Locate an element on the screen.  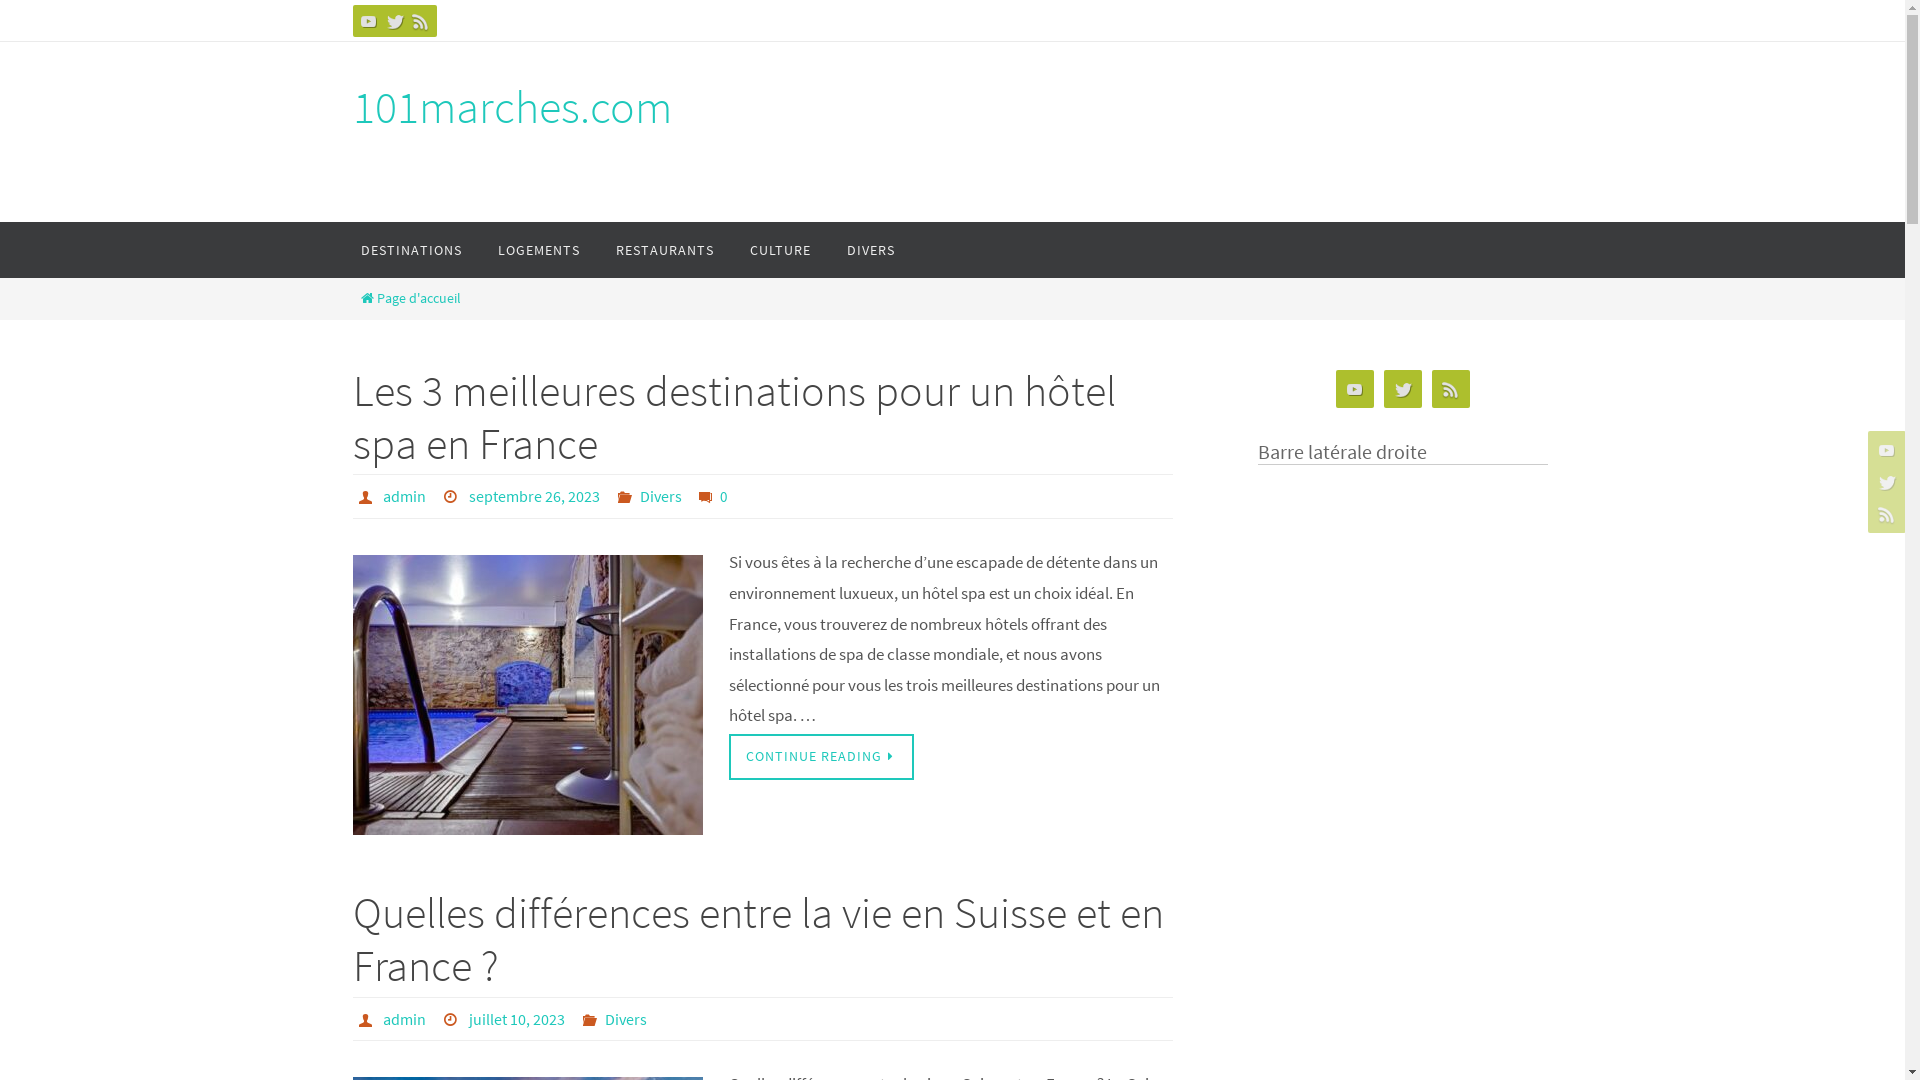
'admin' is located at coordinates (403, 495).